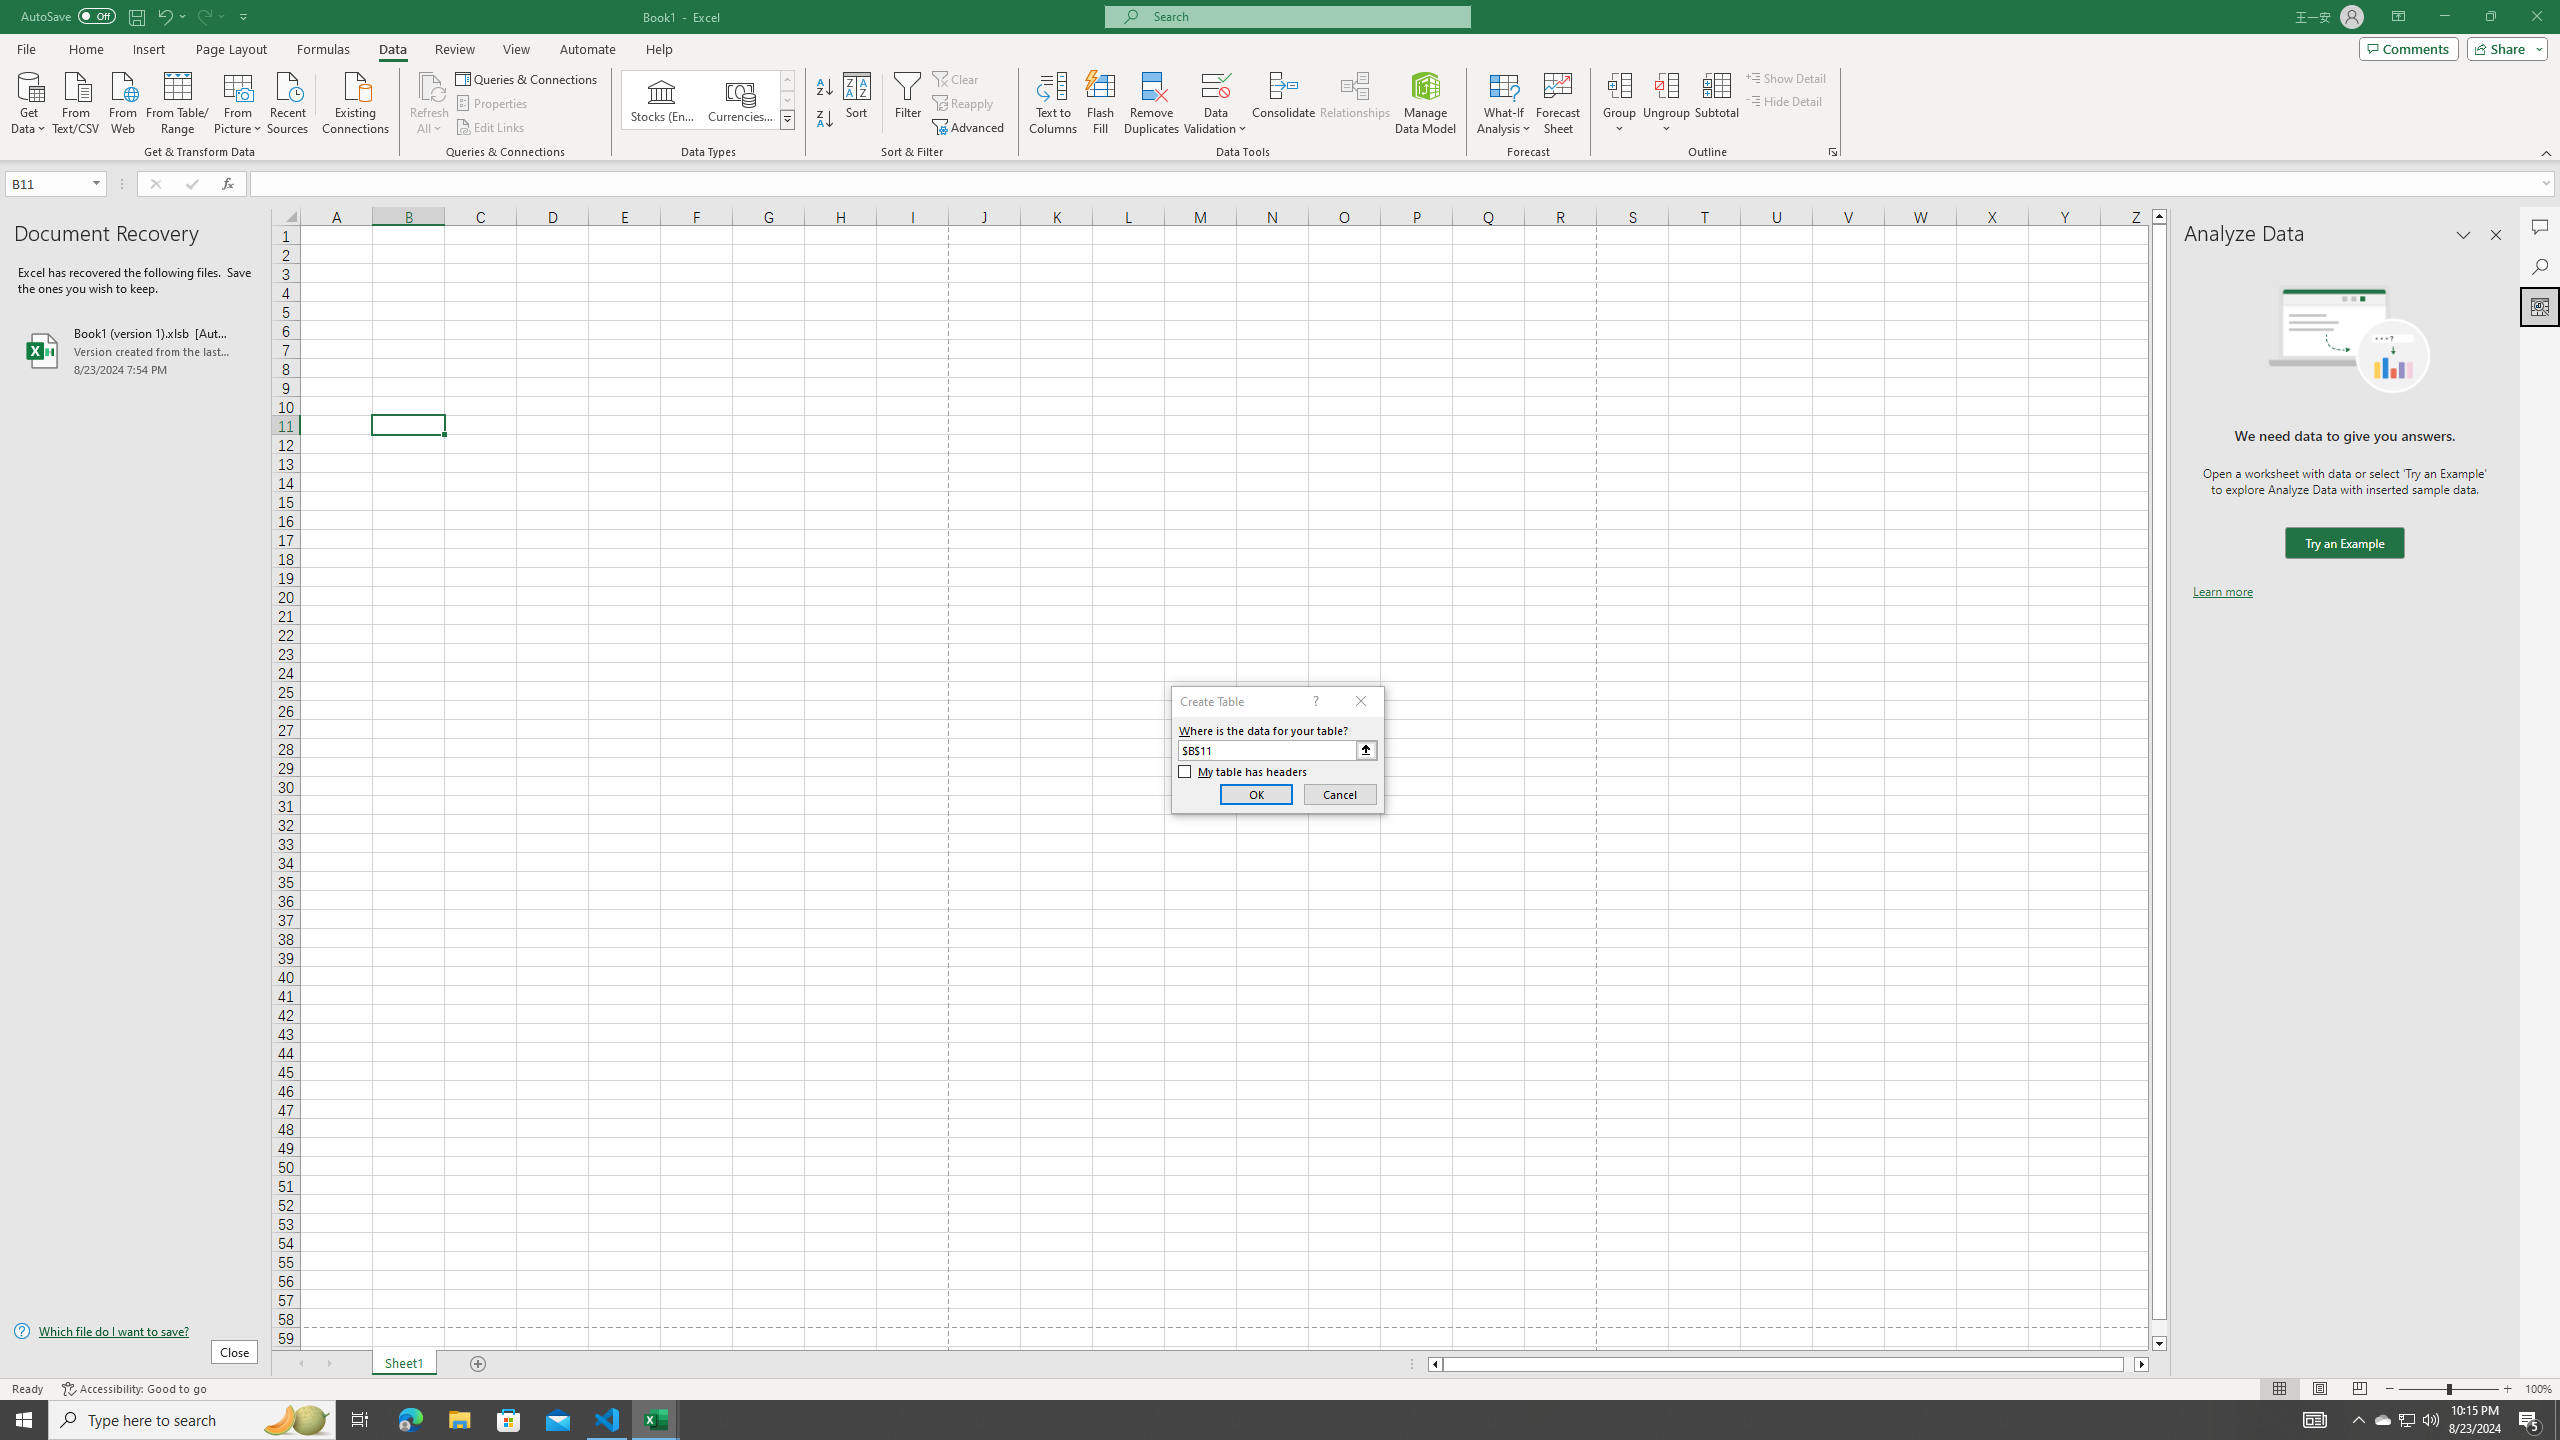 Image resolution: width=2560 pixels, height=1440 pixels. I want to click on 'Line down', so click(2159, 1344).